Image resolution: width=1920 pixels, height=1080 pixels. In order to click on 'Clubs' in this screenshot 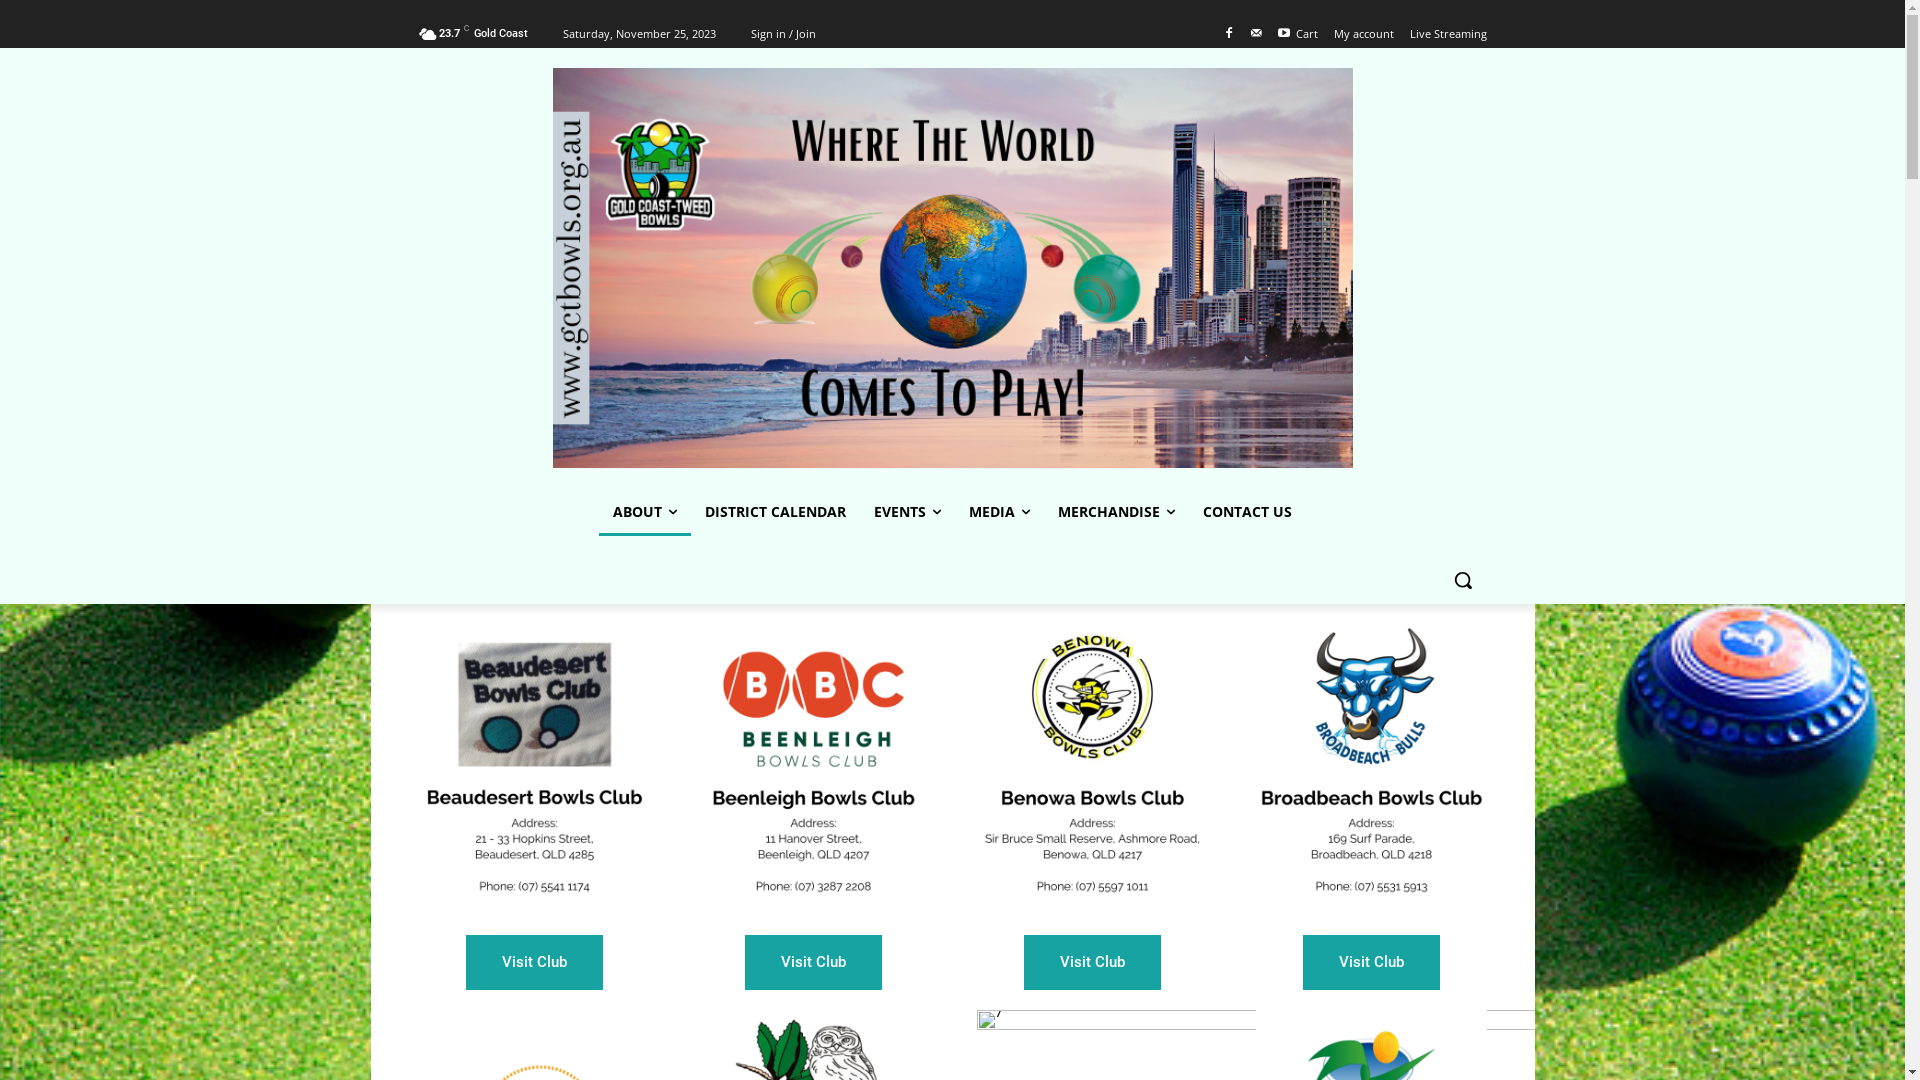, I will do `click(533, 765)`.